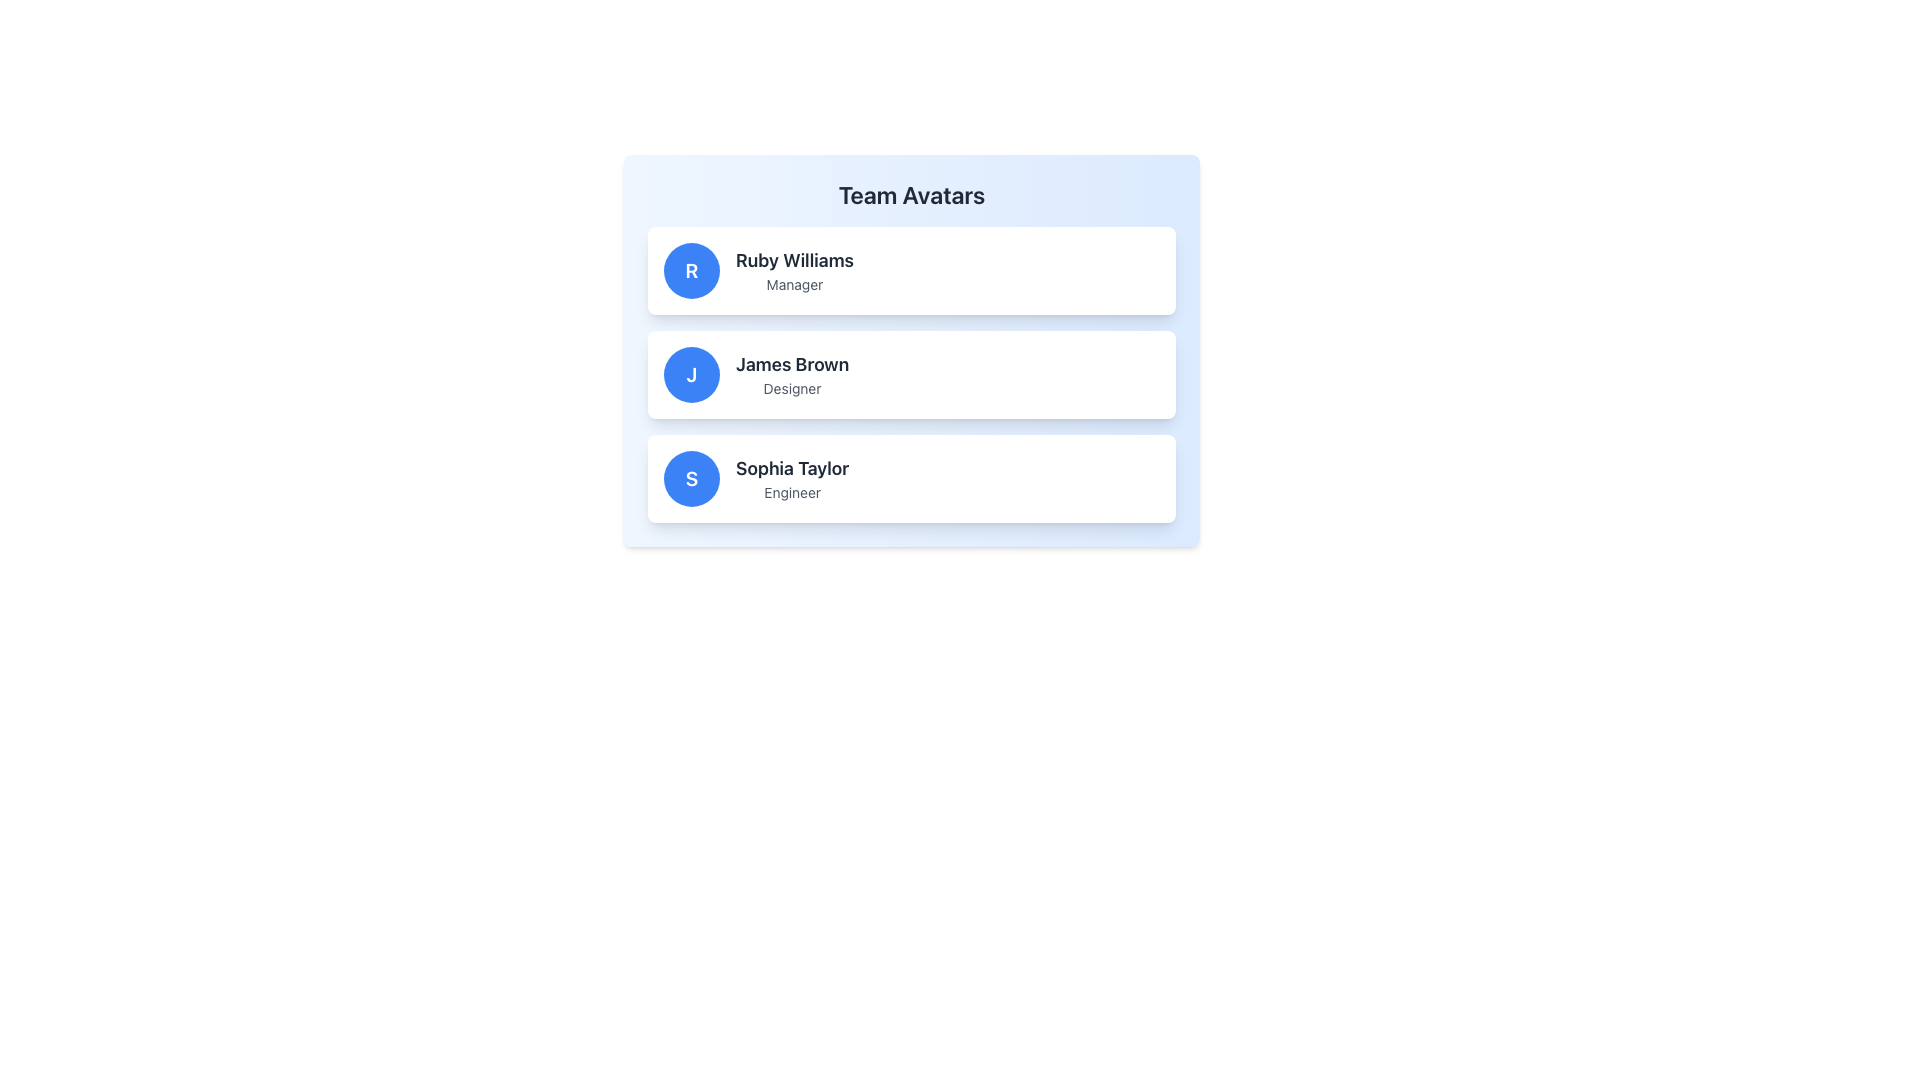 This screenshot has height=1080, width=1920. What do you see at coordinates (691, 270) in the screenshot?
I see `the Avatar (Graphical Representation) for 'Ruby Williams'` at bounding box center [691, 270].